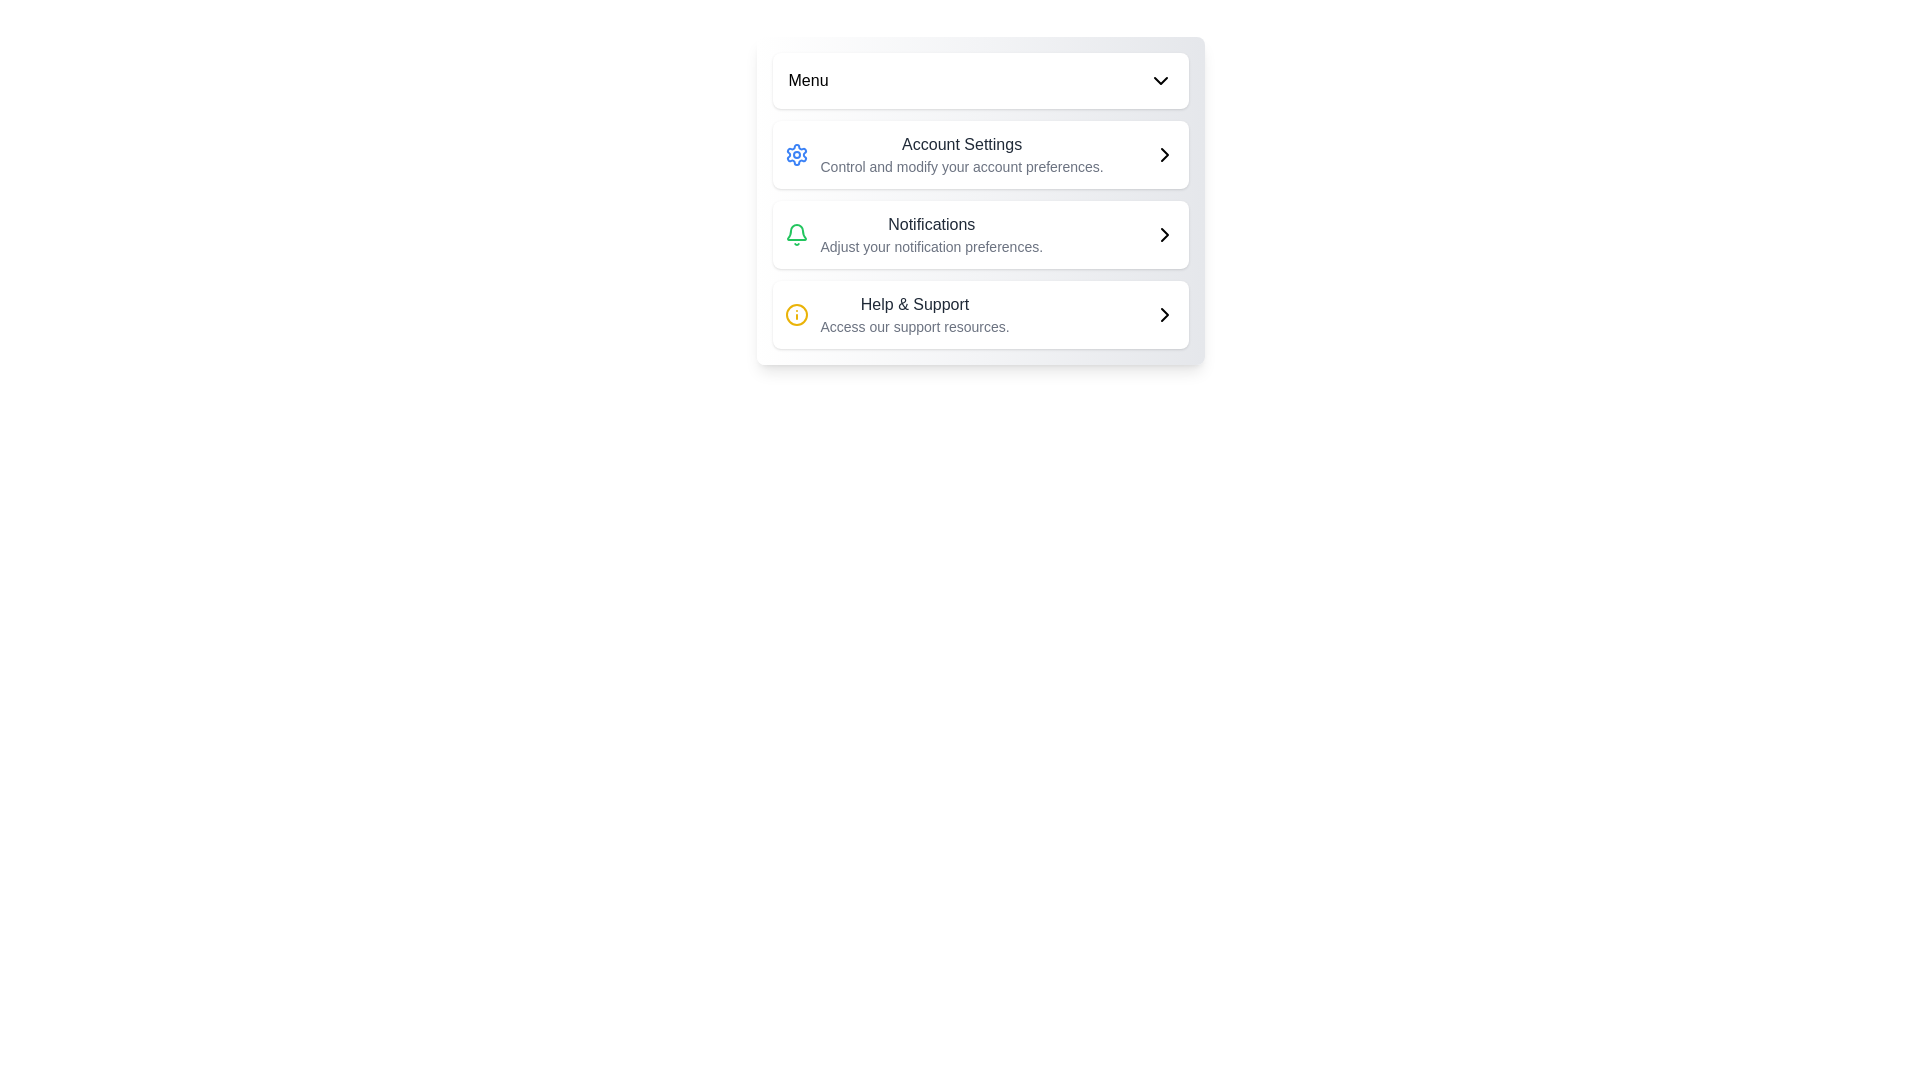  I want to click on the settings icon representing 'Account Settings', which is the first icon in the list of settings options, so click(795, 153).